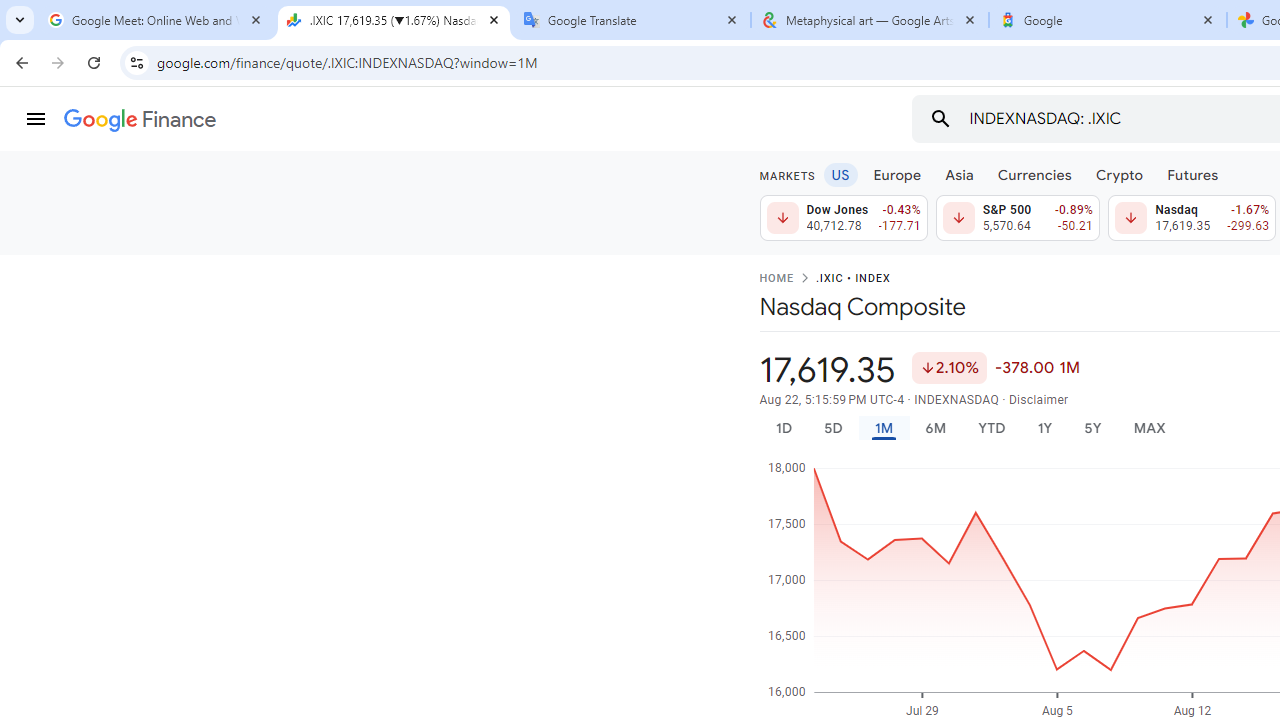  I want to click on 'YTD', so click(991, 427).